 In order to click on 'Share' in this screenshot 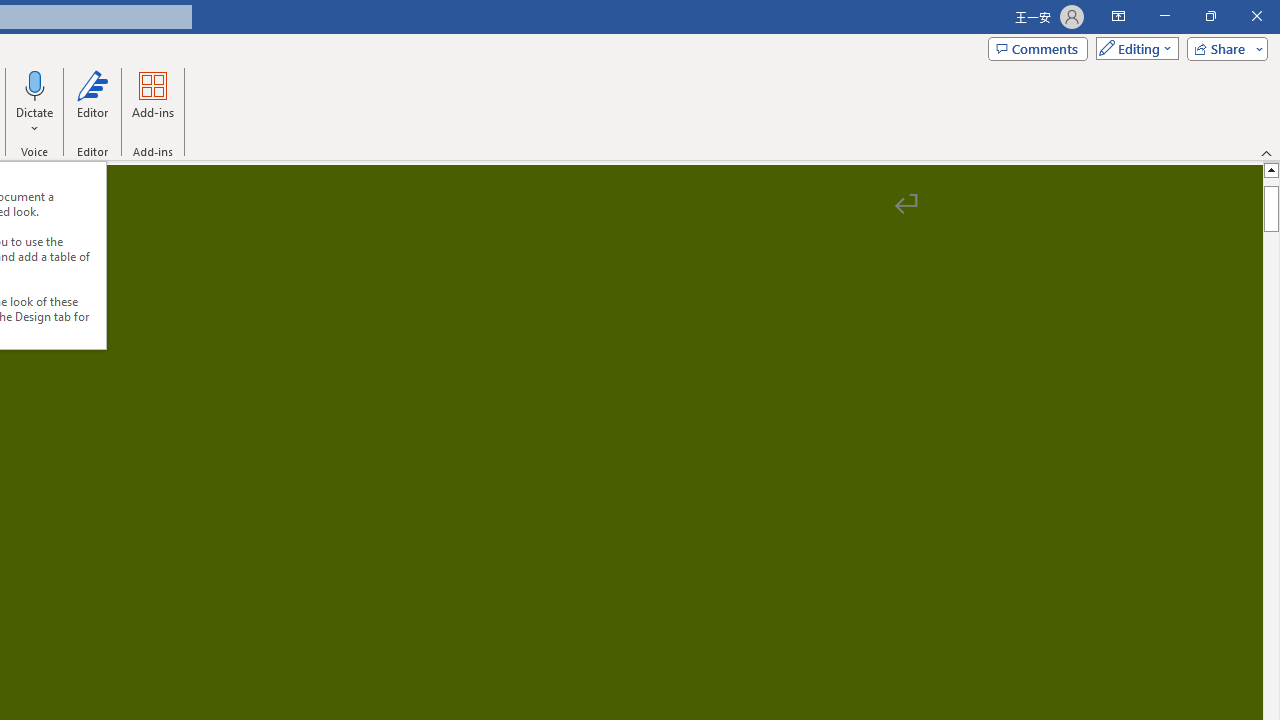, I will do `click(1222, 47)`.